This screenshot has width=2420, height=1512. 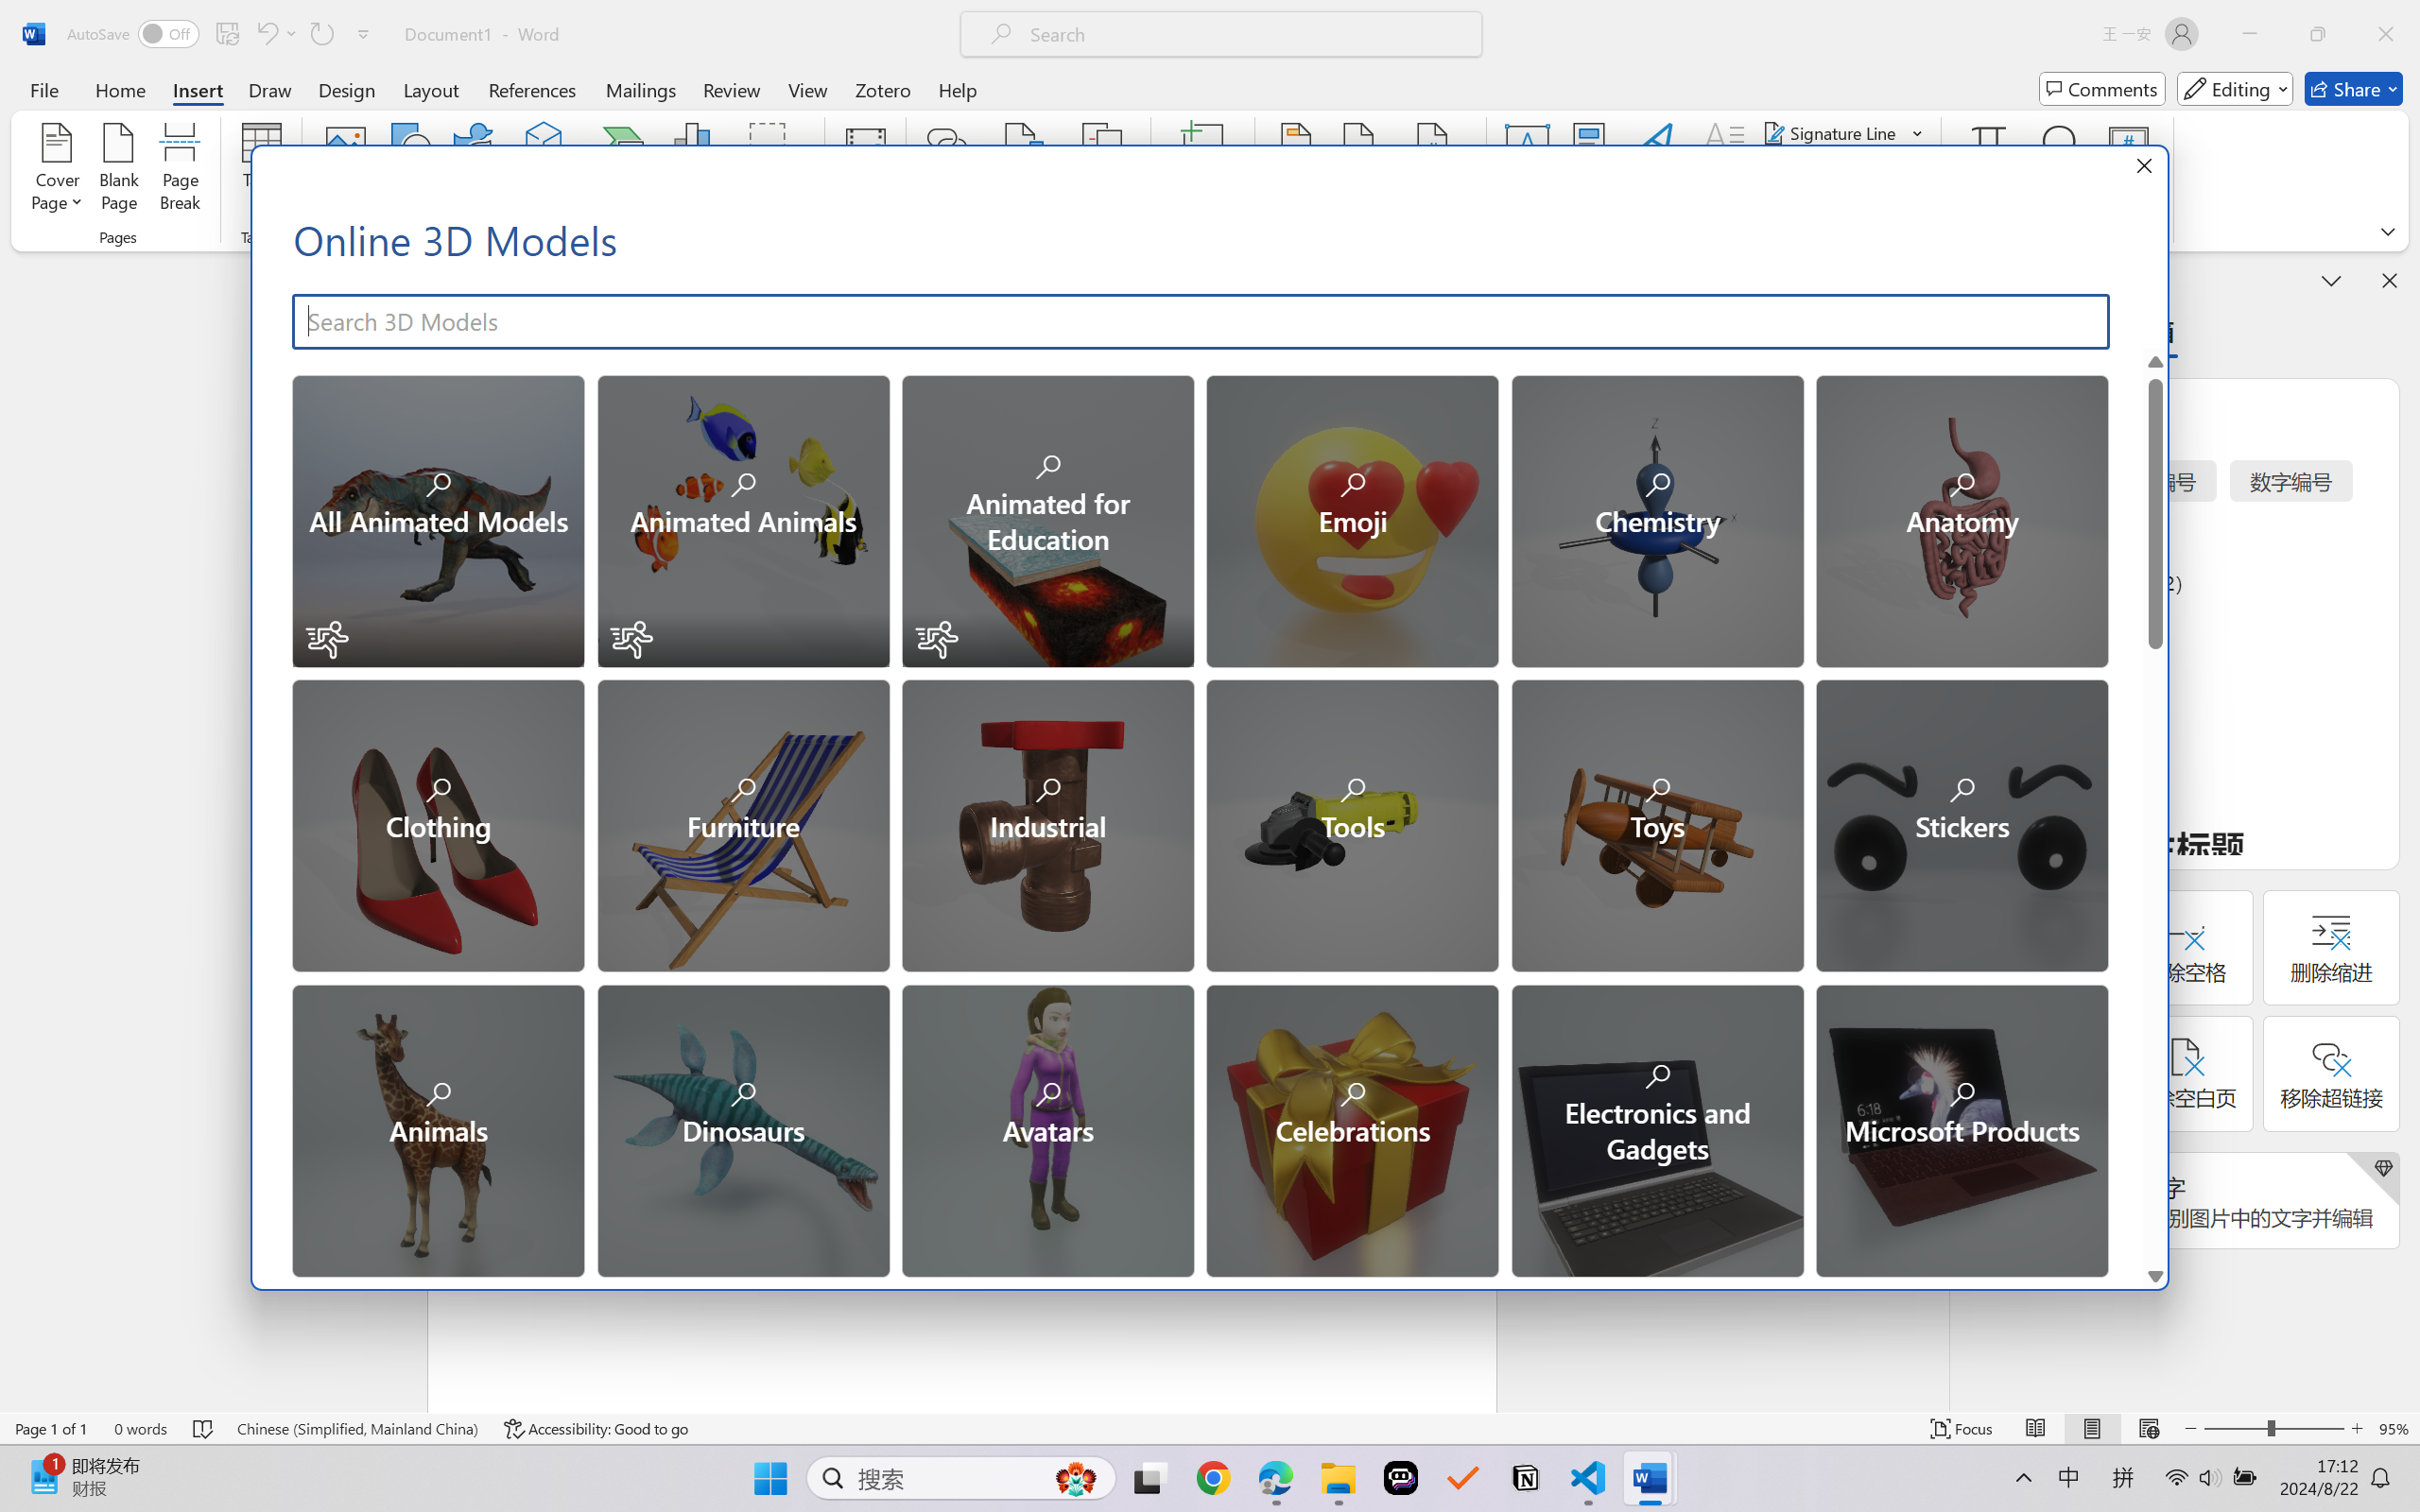 I want to click on 'Blank Page', so click(x=117, y=170).